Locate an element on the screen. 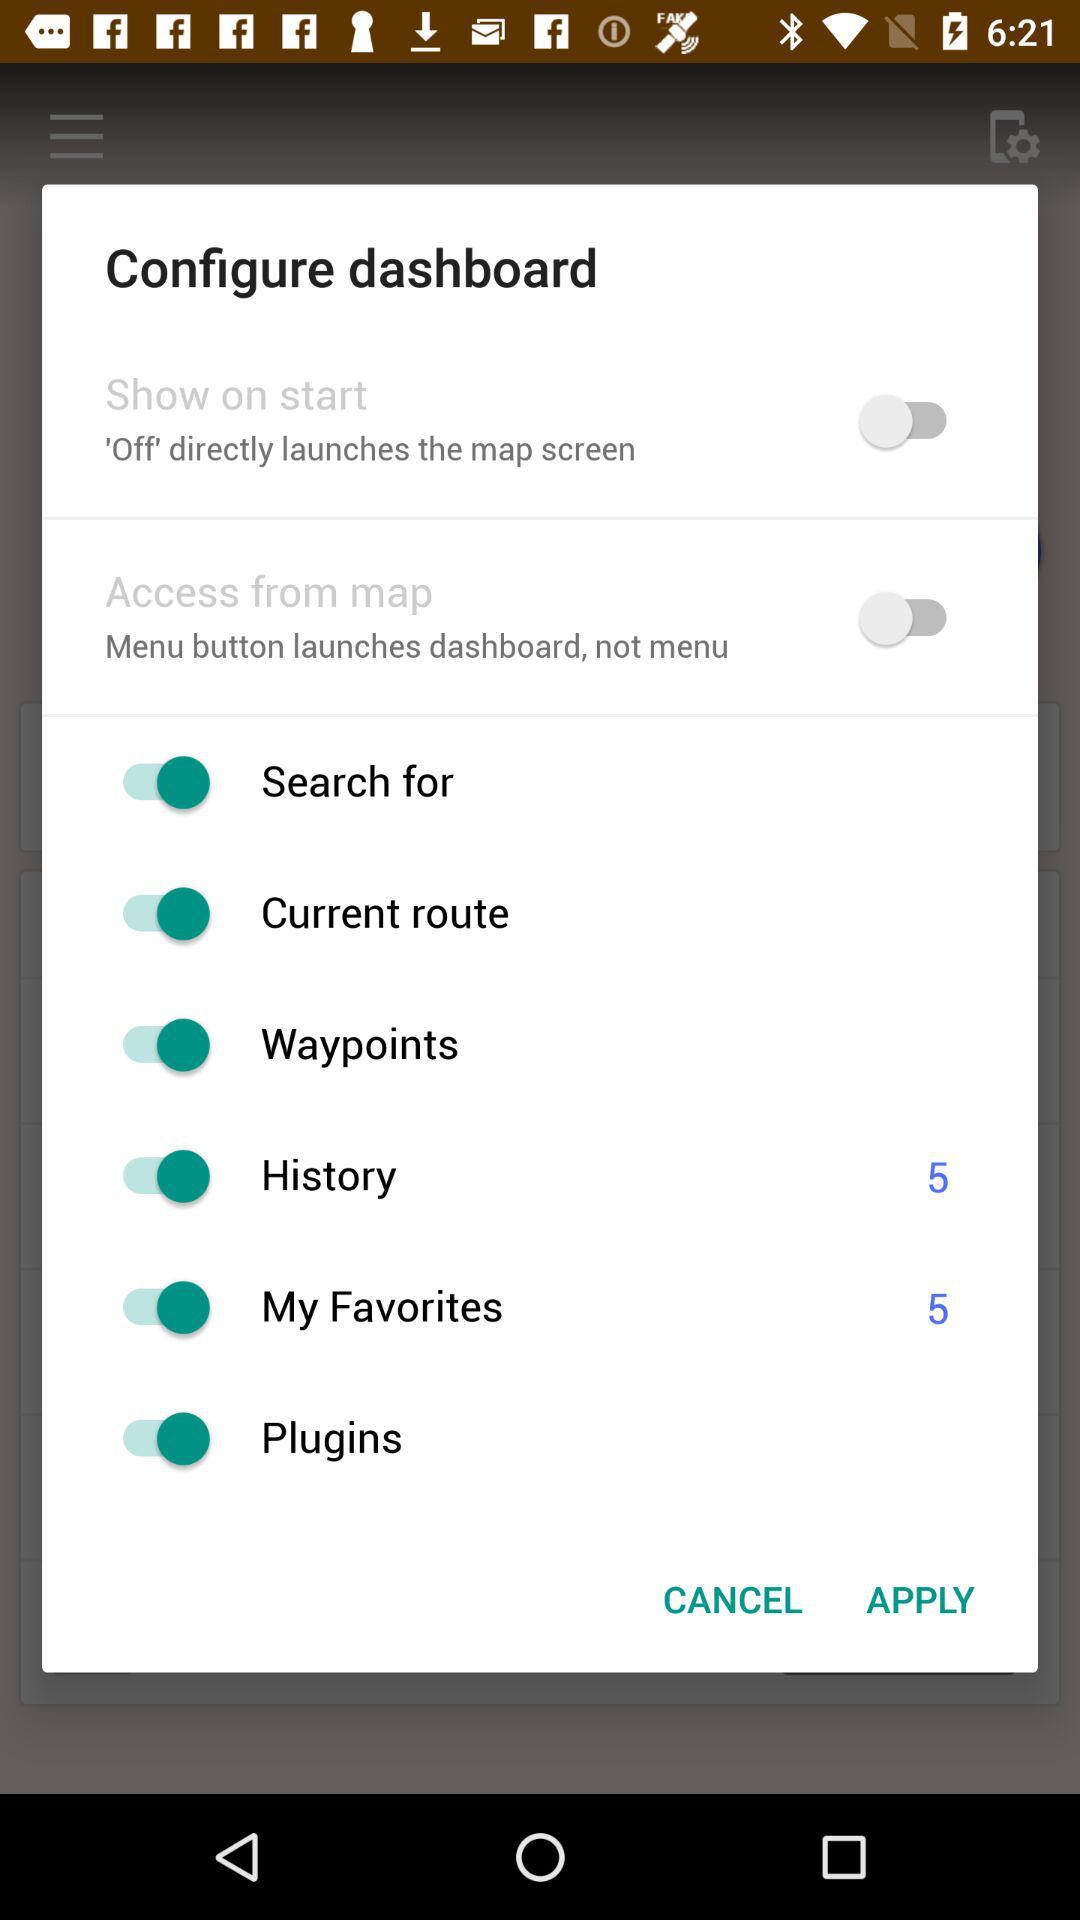 The height and width of the screenshot is (1920, 1080). waypoints is located at coordinates (649, 1044).